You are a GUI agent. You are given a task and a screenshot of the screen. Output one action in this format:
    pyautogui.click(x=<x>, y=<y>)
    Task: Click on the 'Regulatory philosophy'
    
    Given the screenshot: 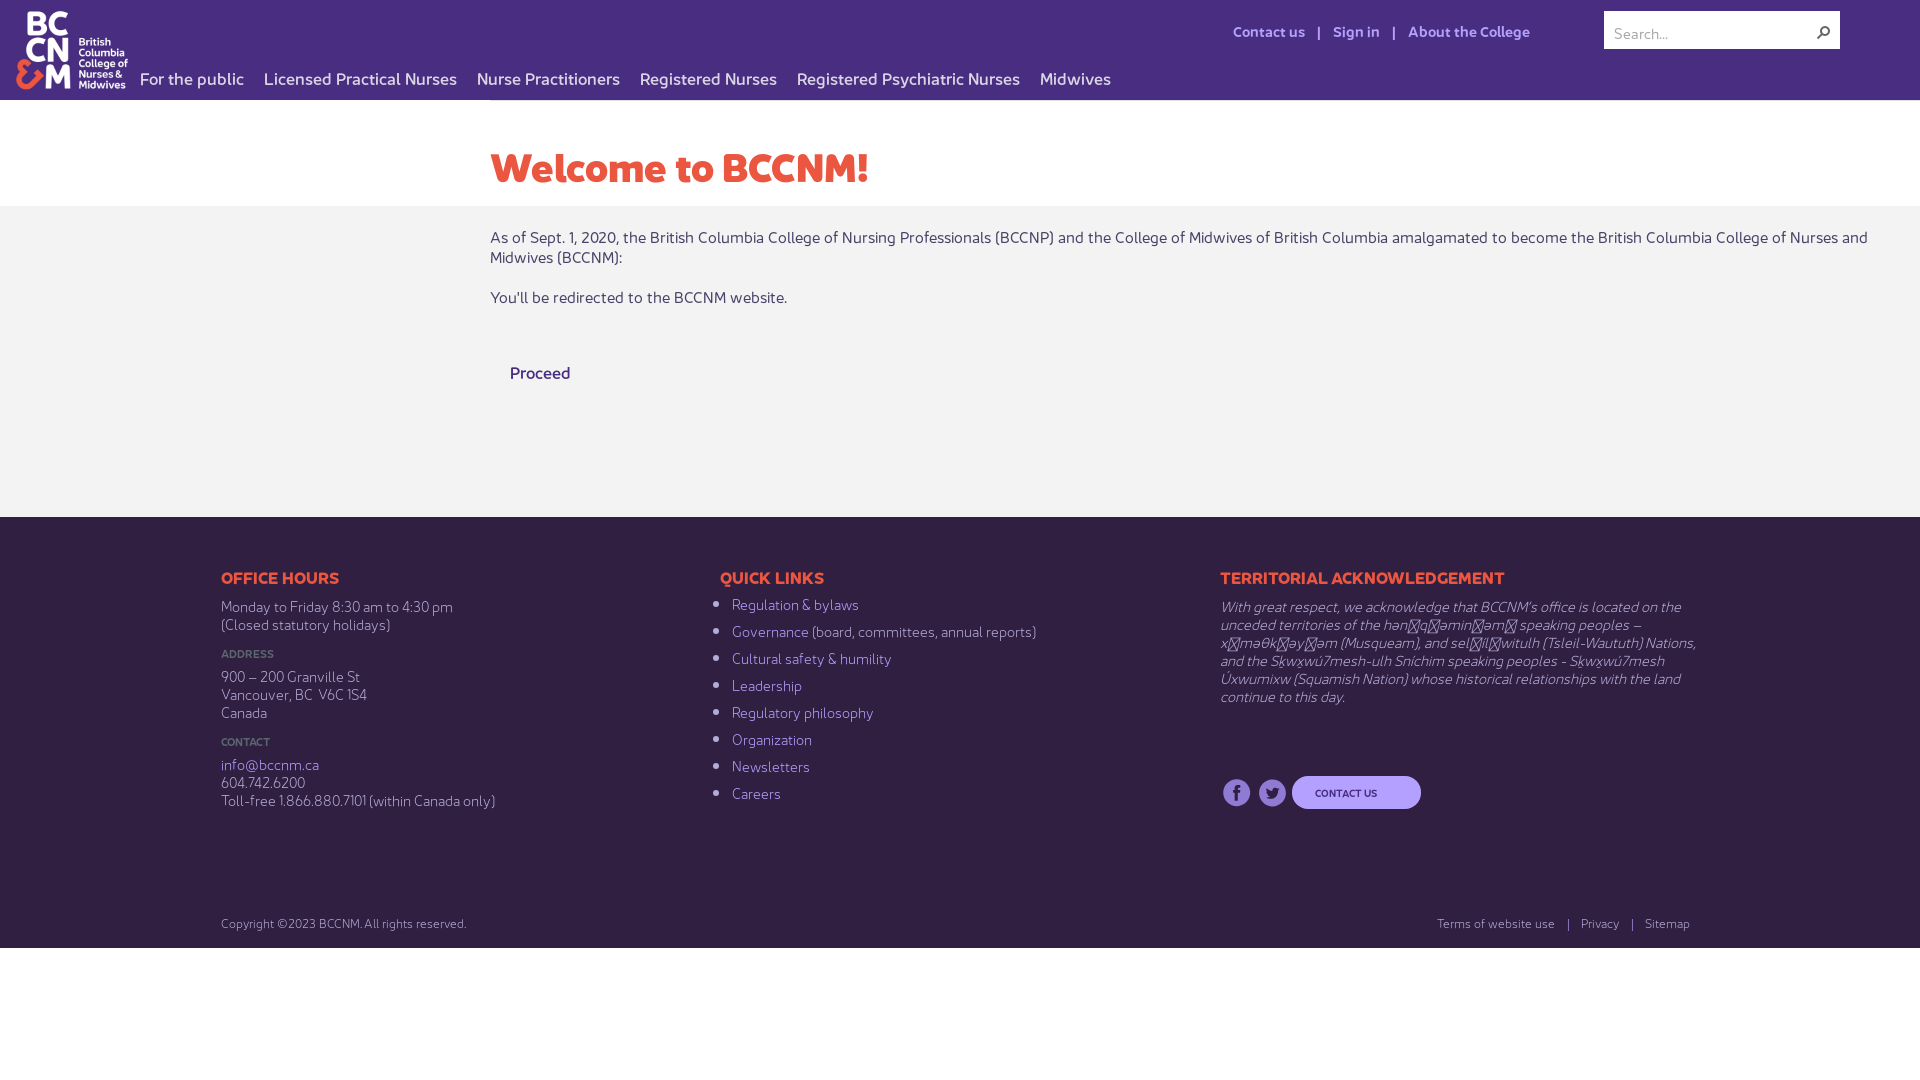 What is the action you would take?
    pyautogui.click(x=802, y=709)
    